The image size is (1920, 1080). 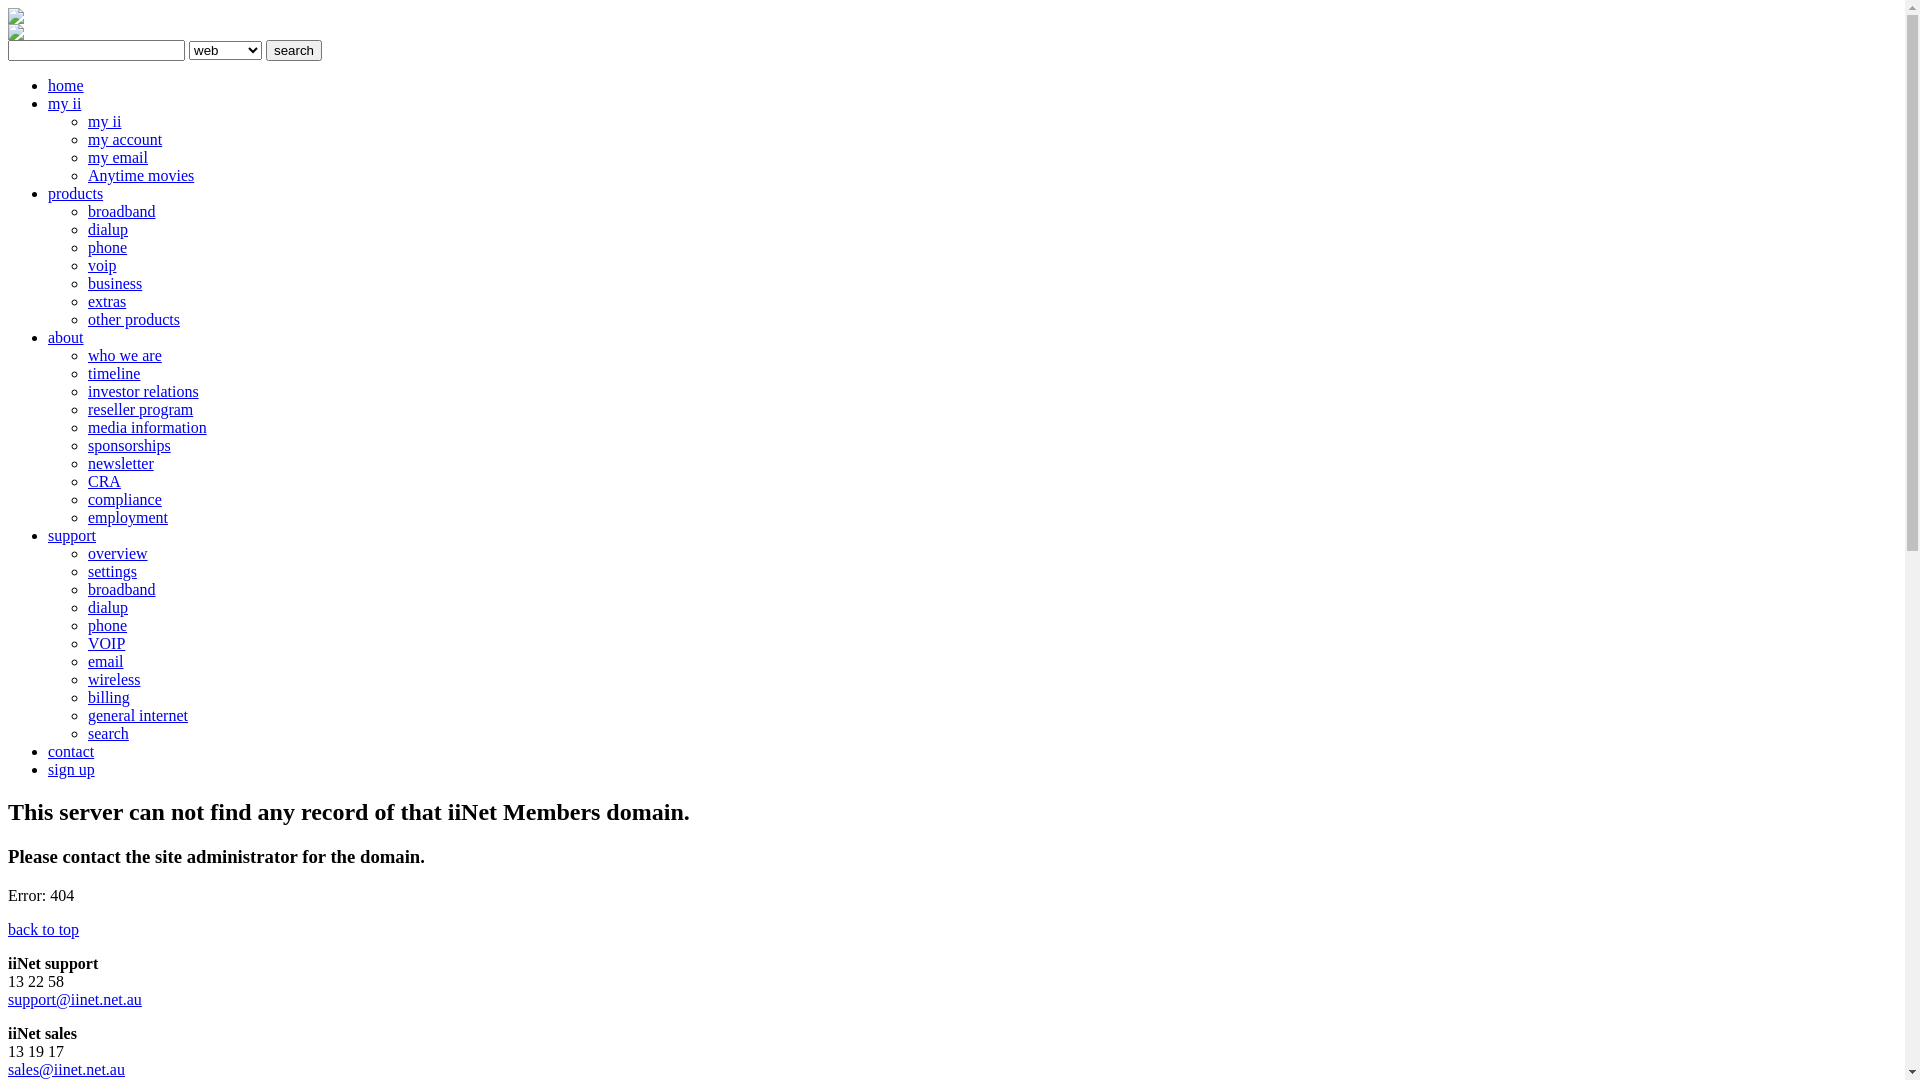 I want to click on 'overview', so click(x=117, y=553).